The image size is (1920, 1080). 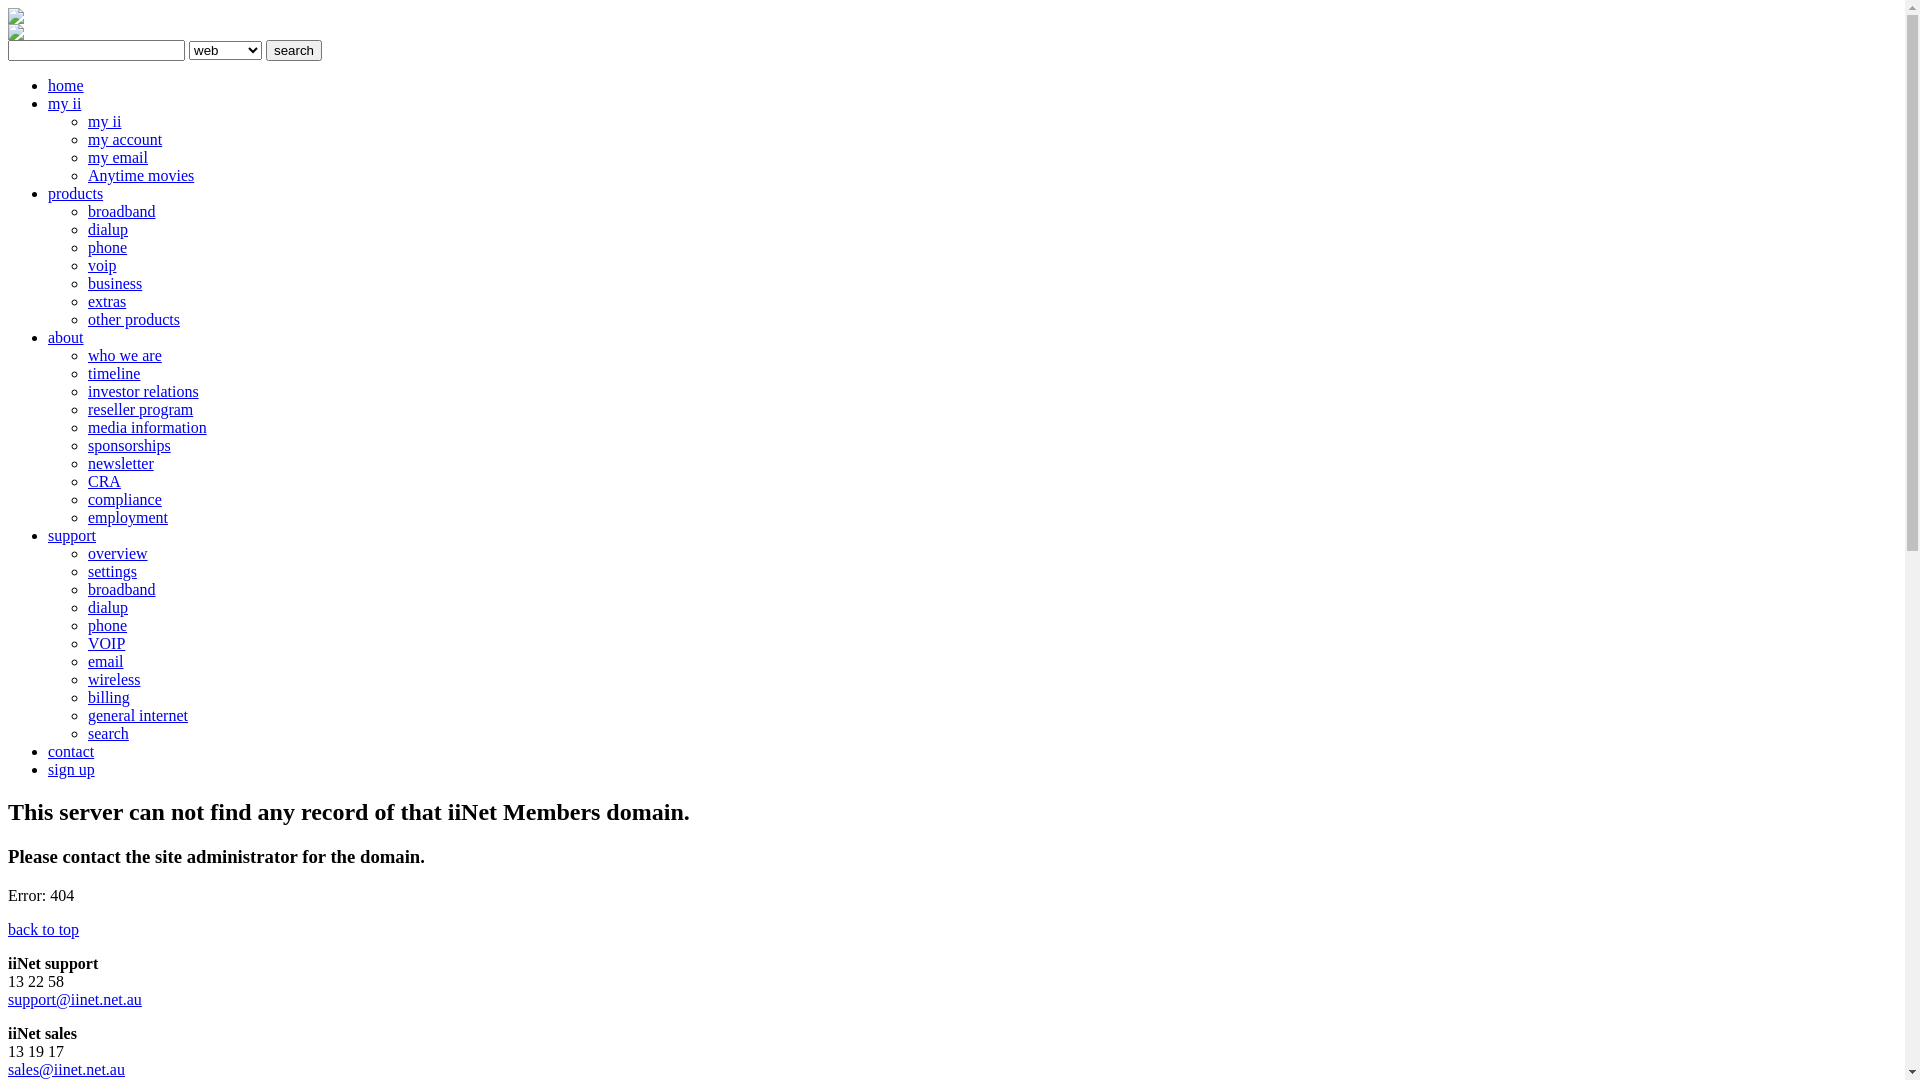 I want to click on 'overview', so click(x=117, y=553).